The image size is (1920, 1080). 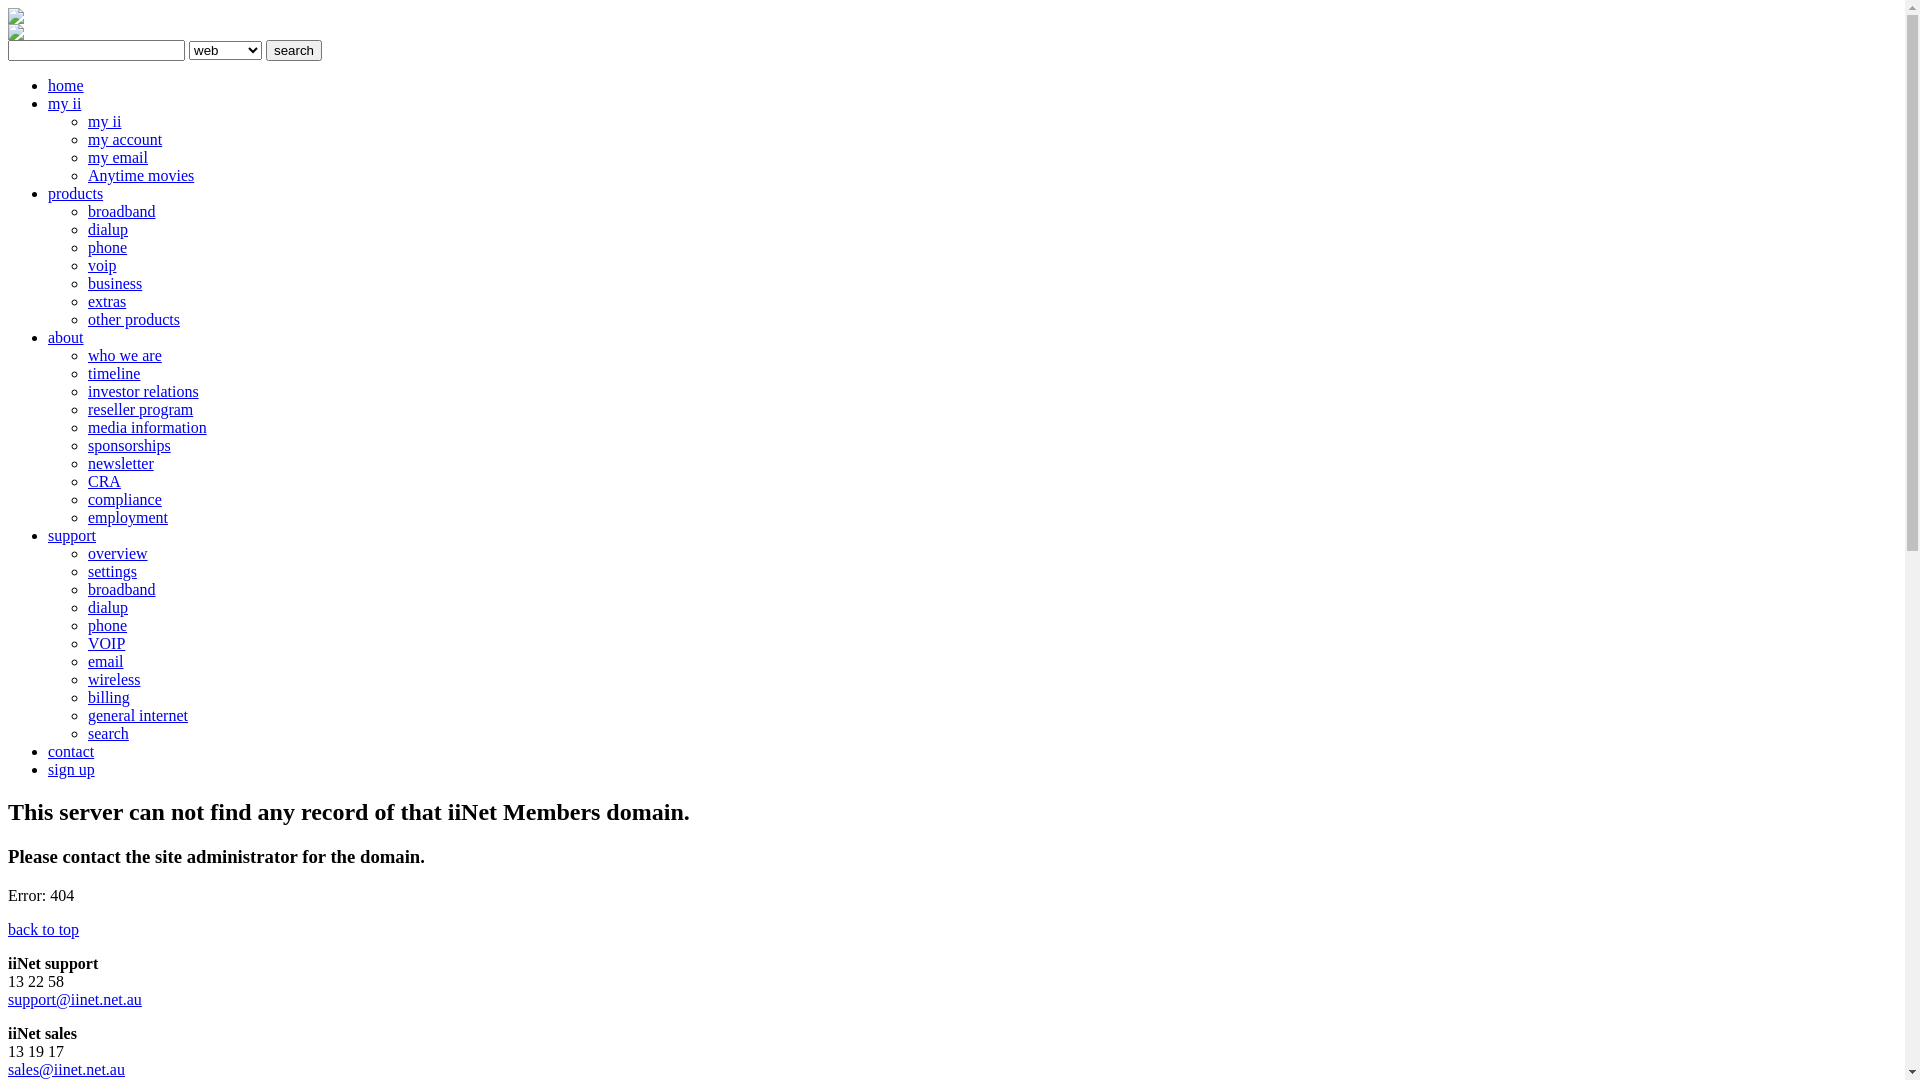 I want to click on 'overview', so click(x=117, y=553).